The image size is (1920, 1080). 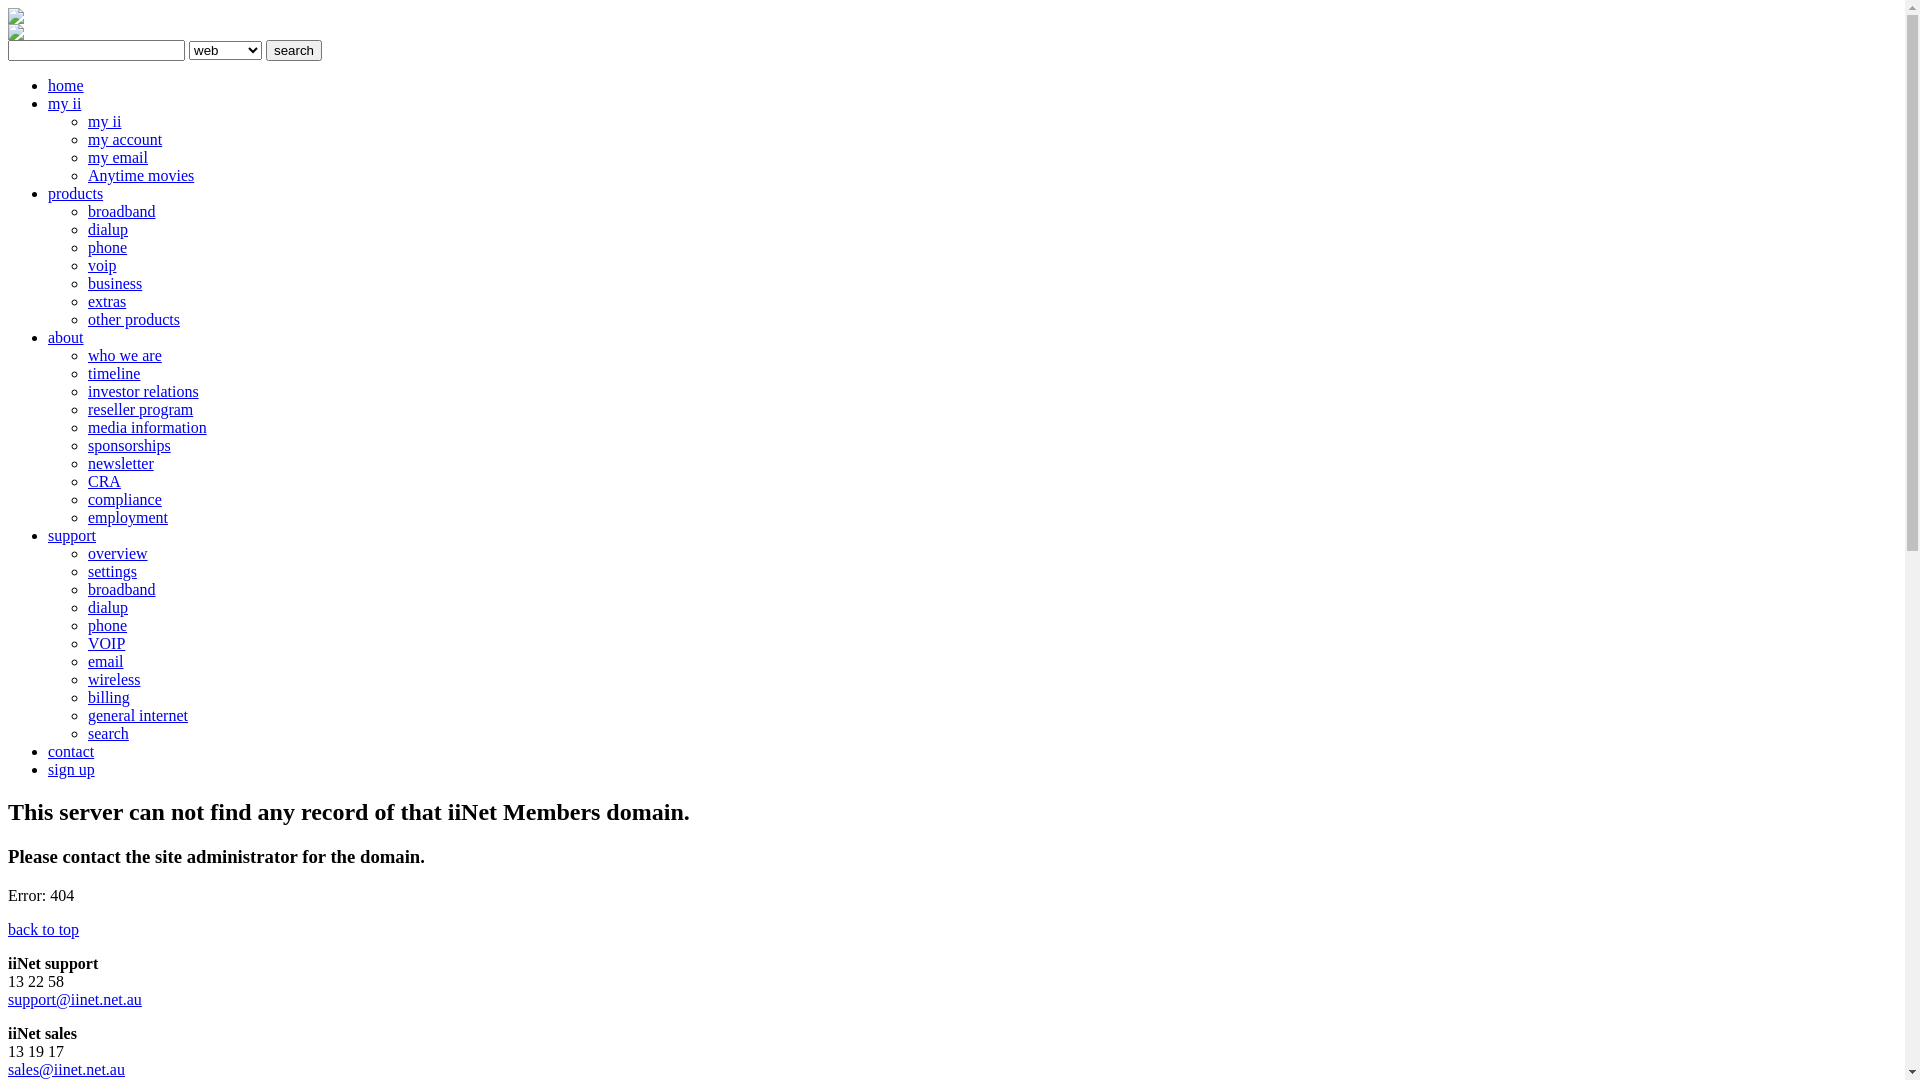 I want to click on 'overview', so click(x=117, y=553).